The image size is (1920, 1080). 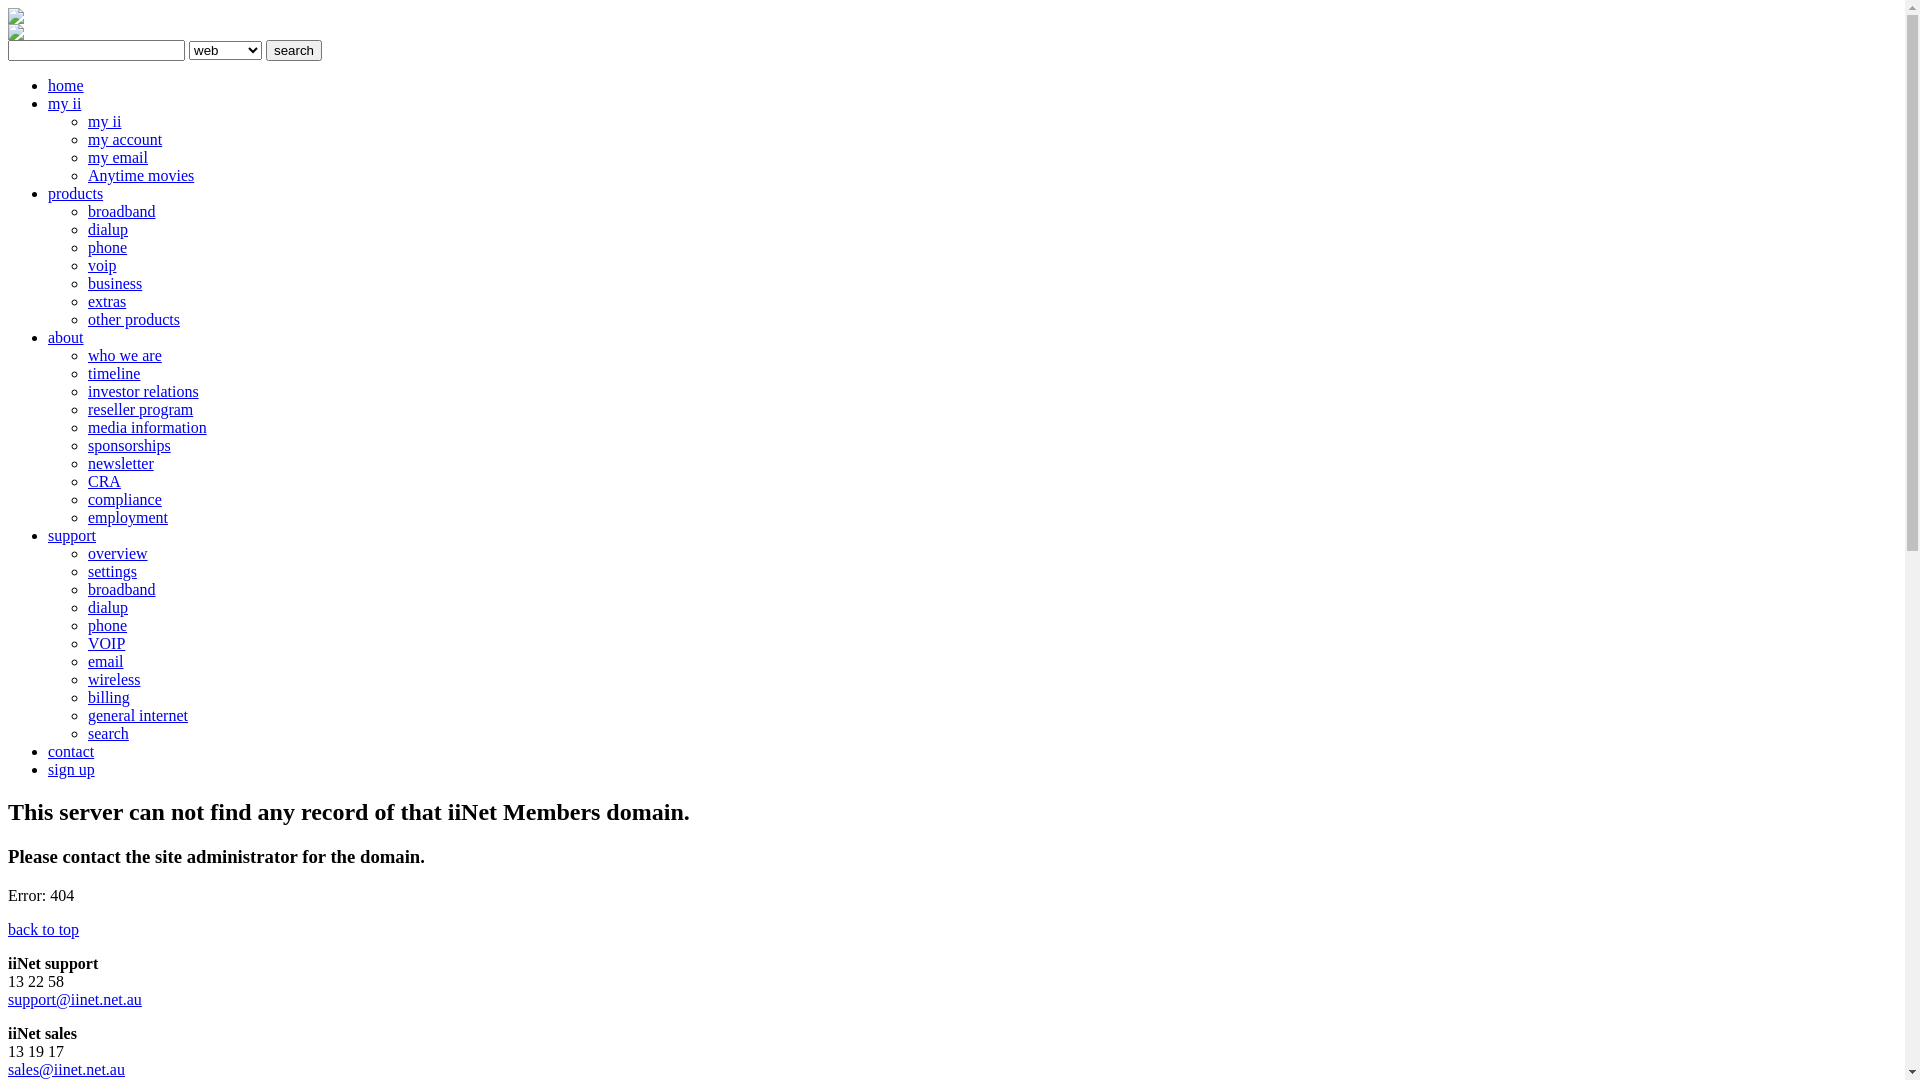 I want to click on 'overview', so click(x=117, y=553).